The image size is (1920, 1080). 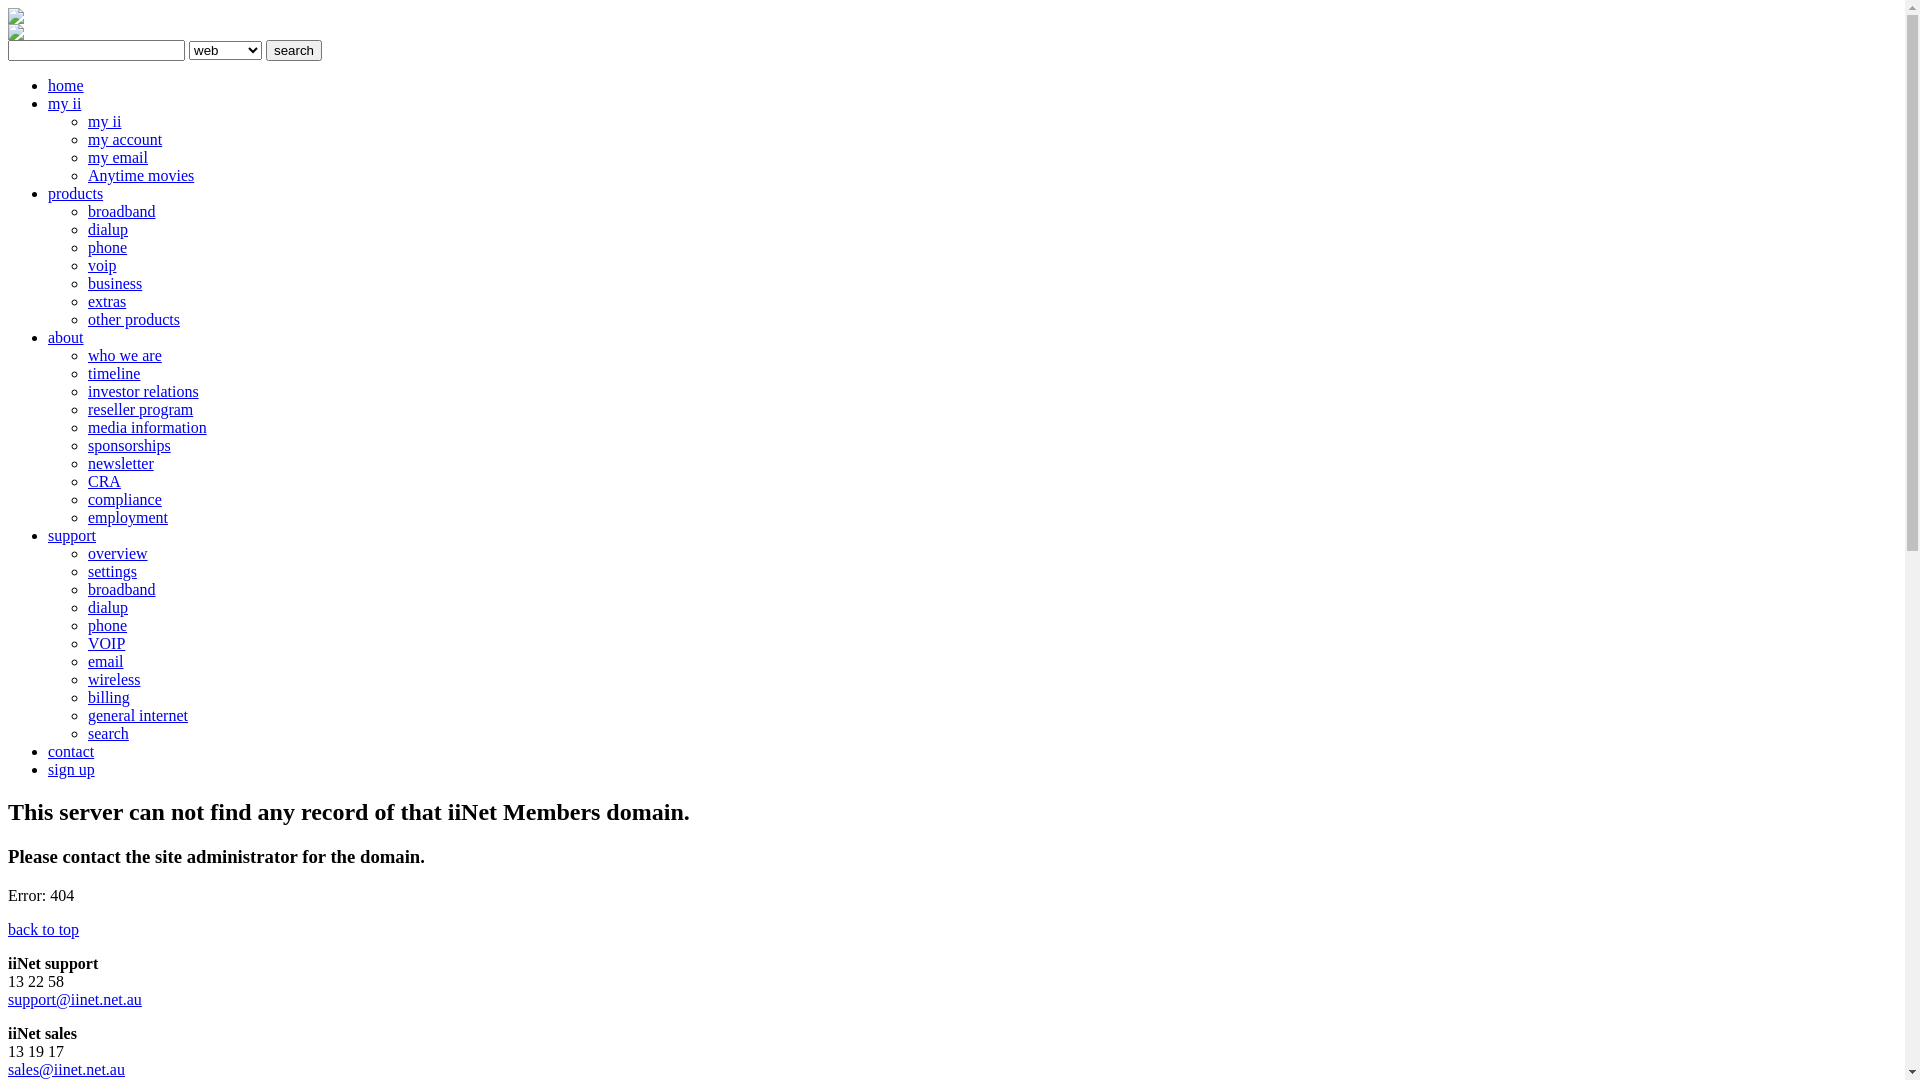 I want to click on 'overview', so click(x=117, y=553).